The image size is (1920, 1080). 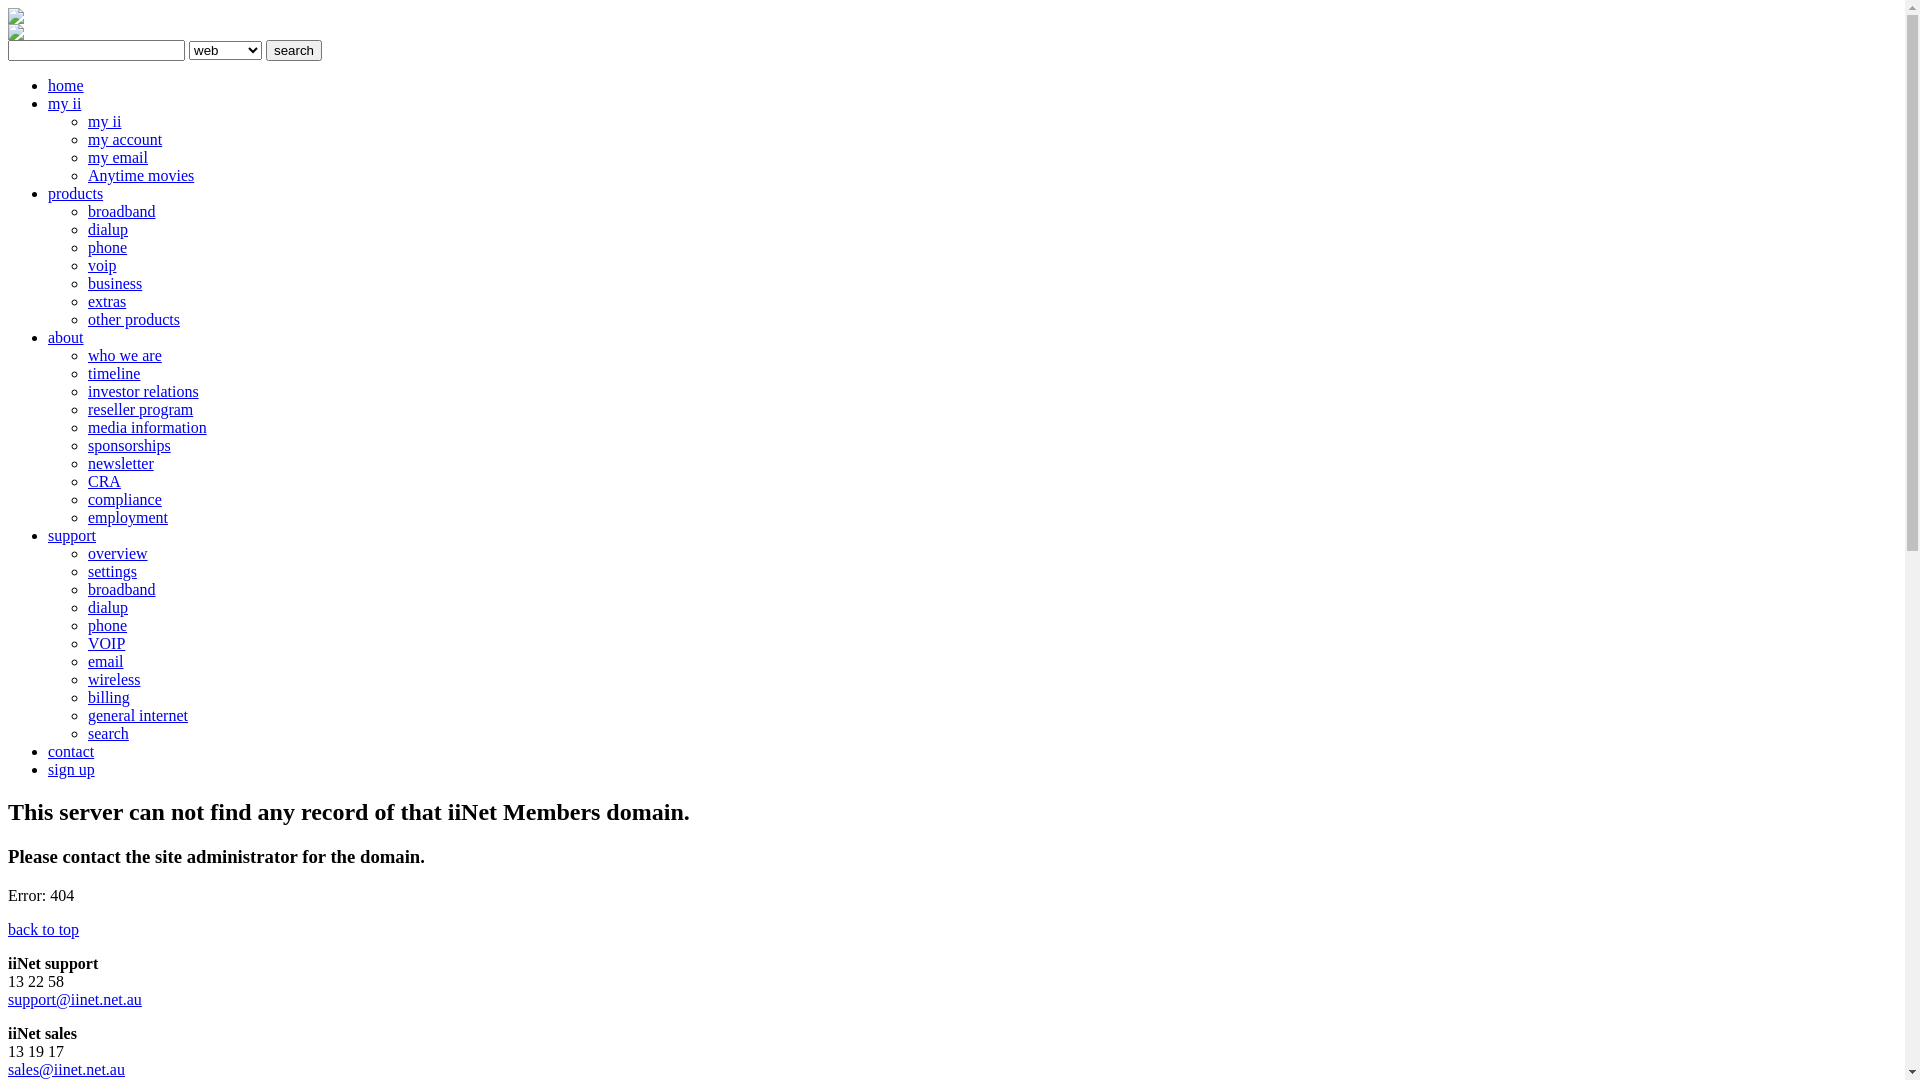 I want to click on 'overview', so click(x=117, y=553).